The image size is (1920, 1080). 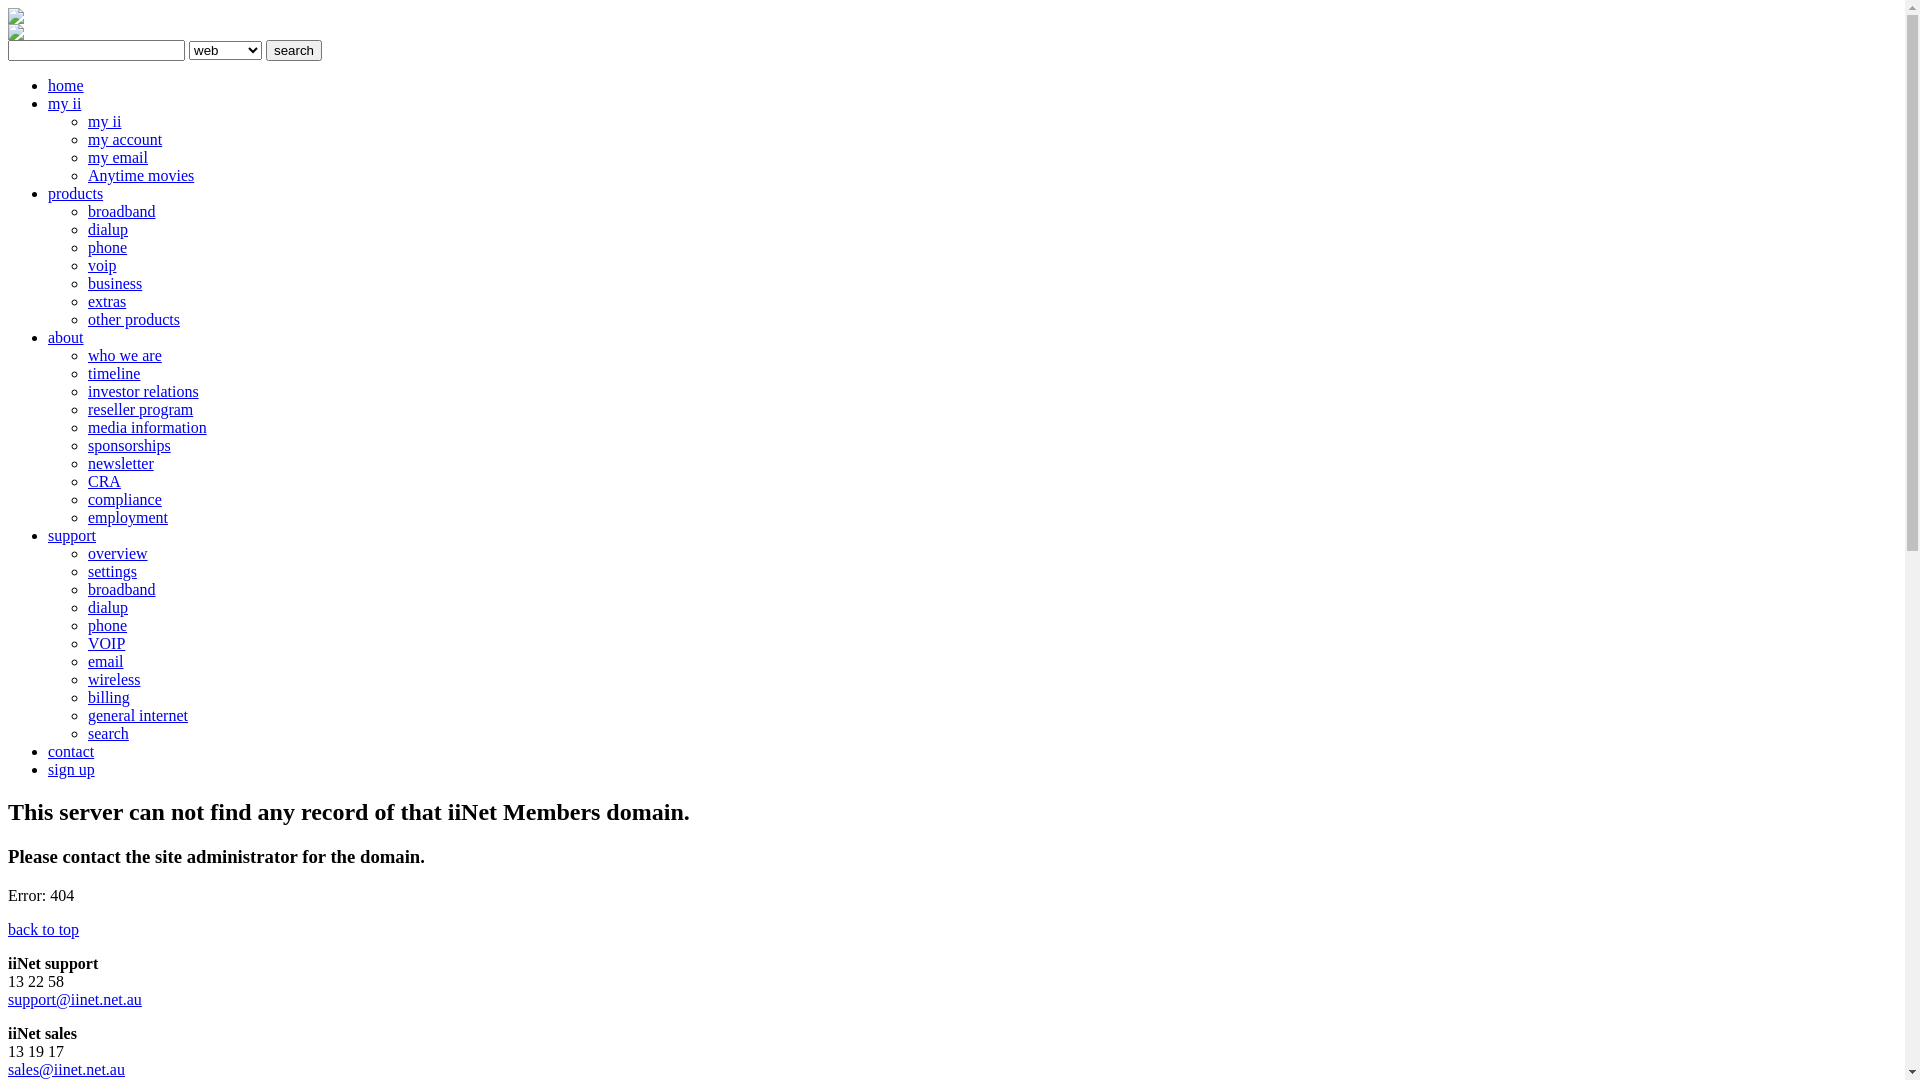 I want to click on 'overview', so click(x=117, y=553).